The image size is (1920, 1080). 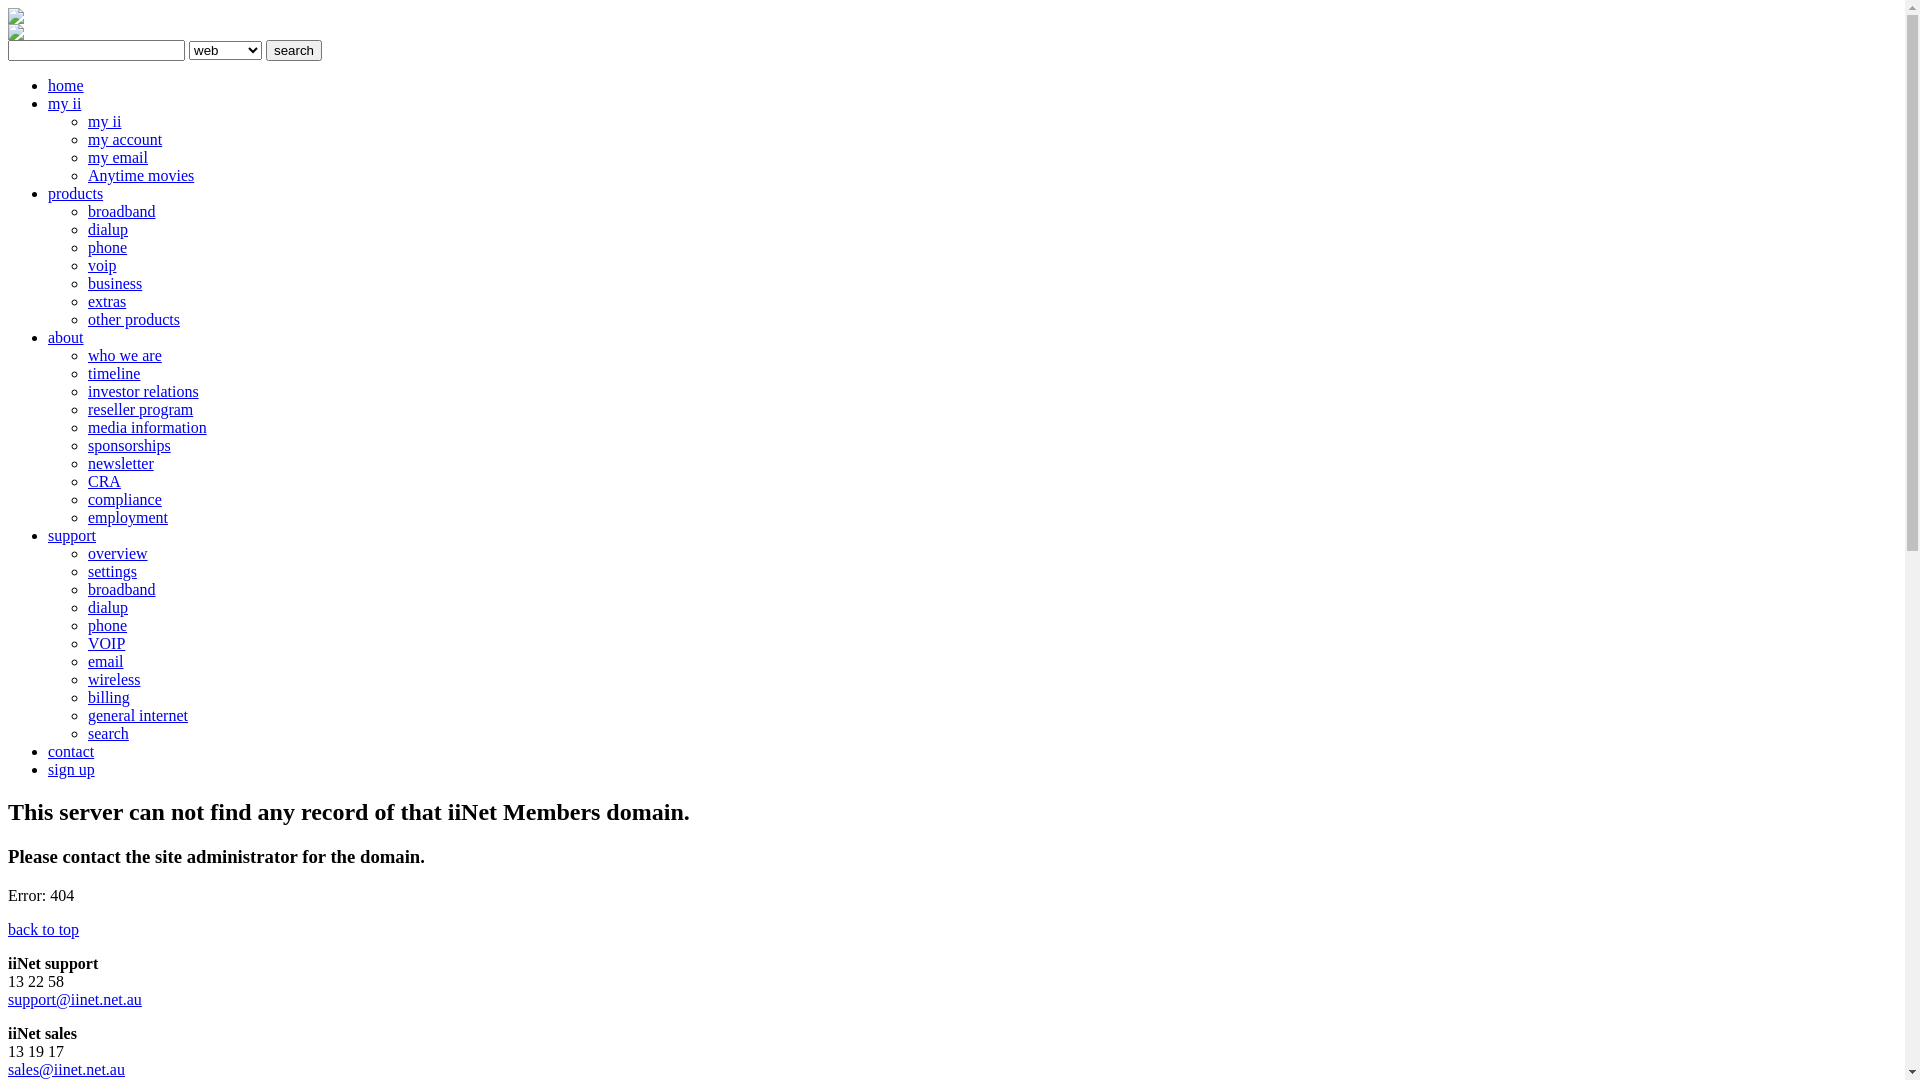 I want to click on 'overview', so click(x=117, y=553).